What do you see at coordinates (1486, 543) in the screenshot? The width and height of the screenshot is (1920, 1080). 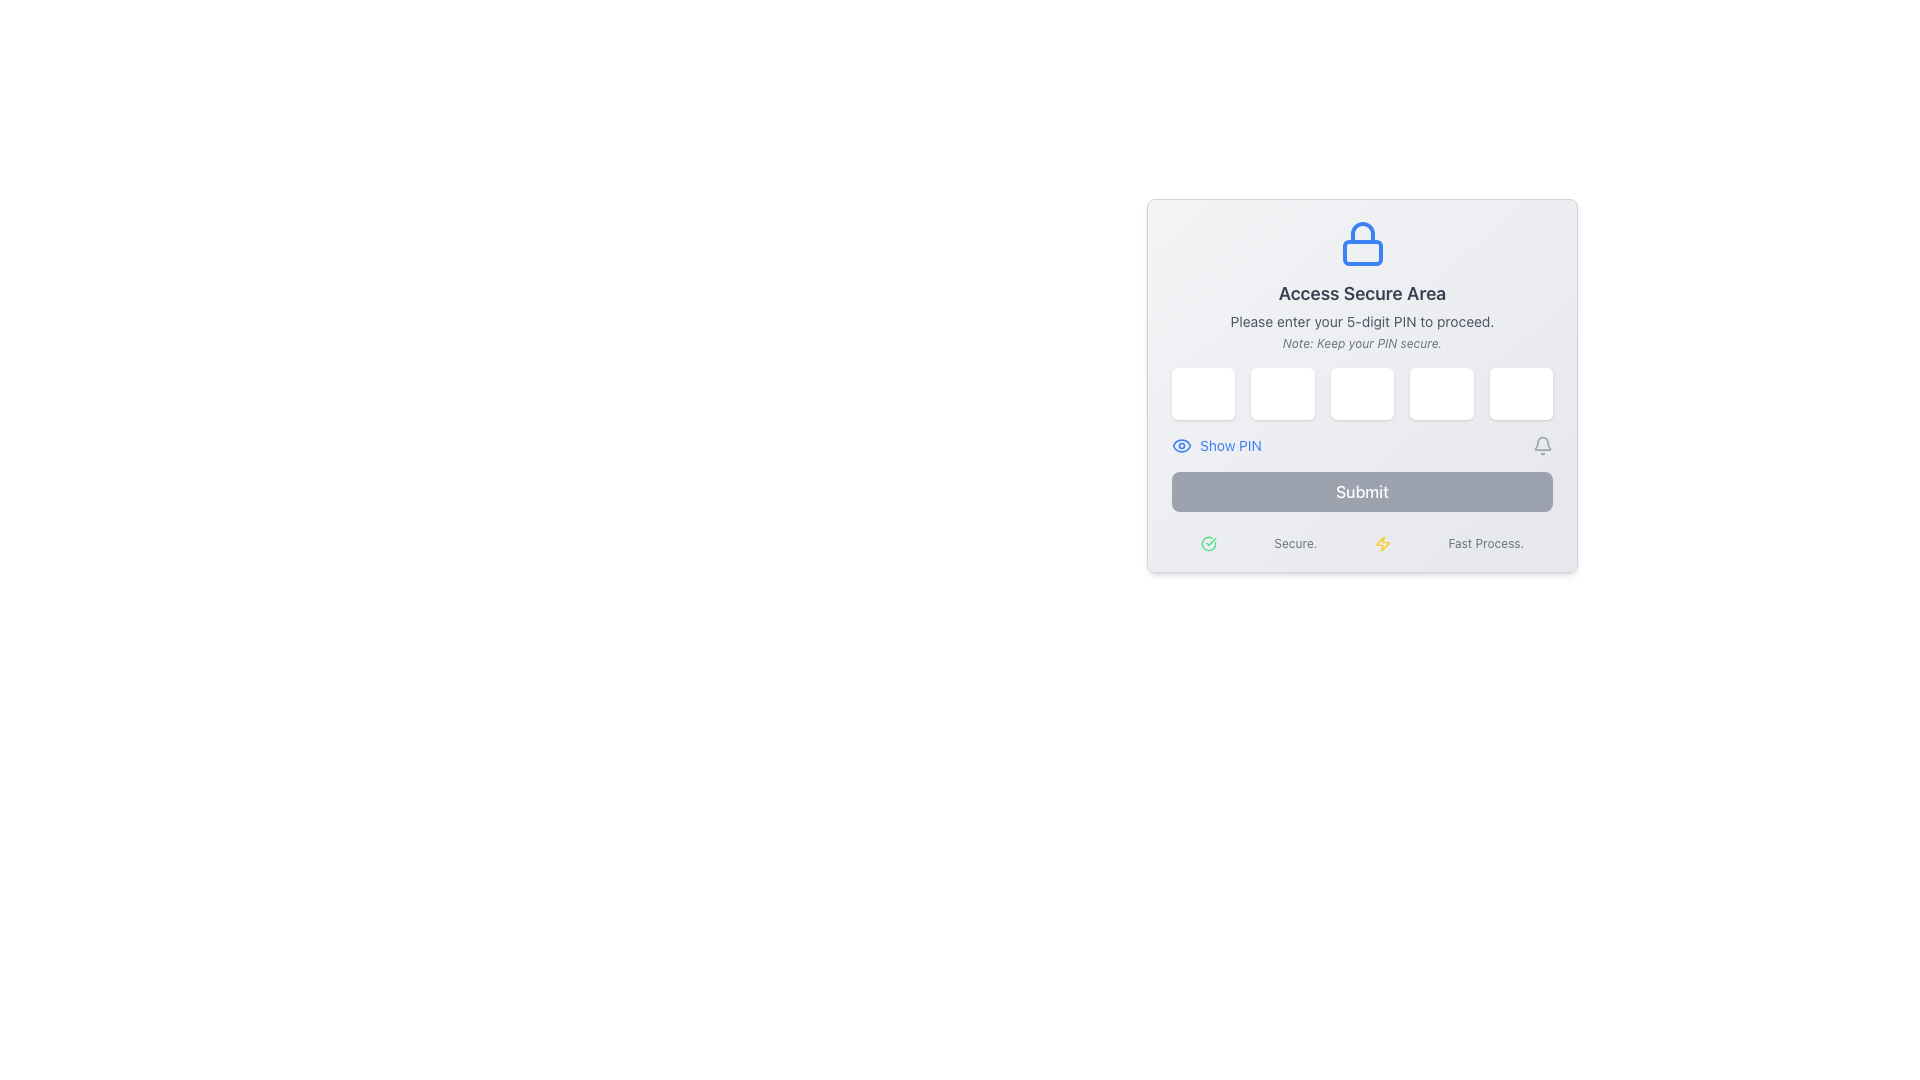 I see `the third static label in the horizontal list of text descriptors, which indicates the feature 'Fast.' This label is positioned below the main form interface, following the 'Secure.' label` at bounding box center [1486, 543].